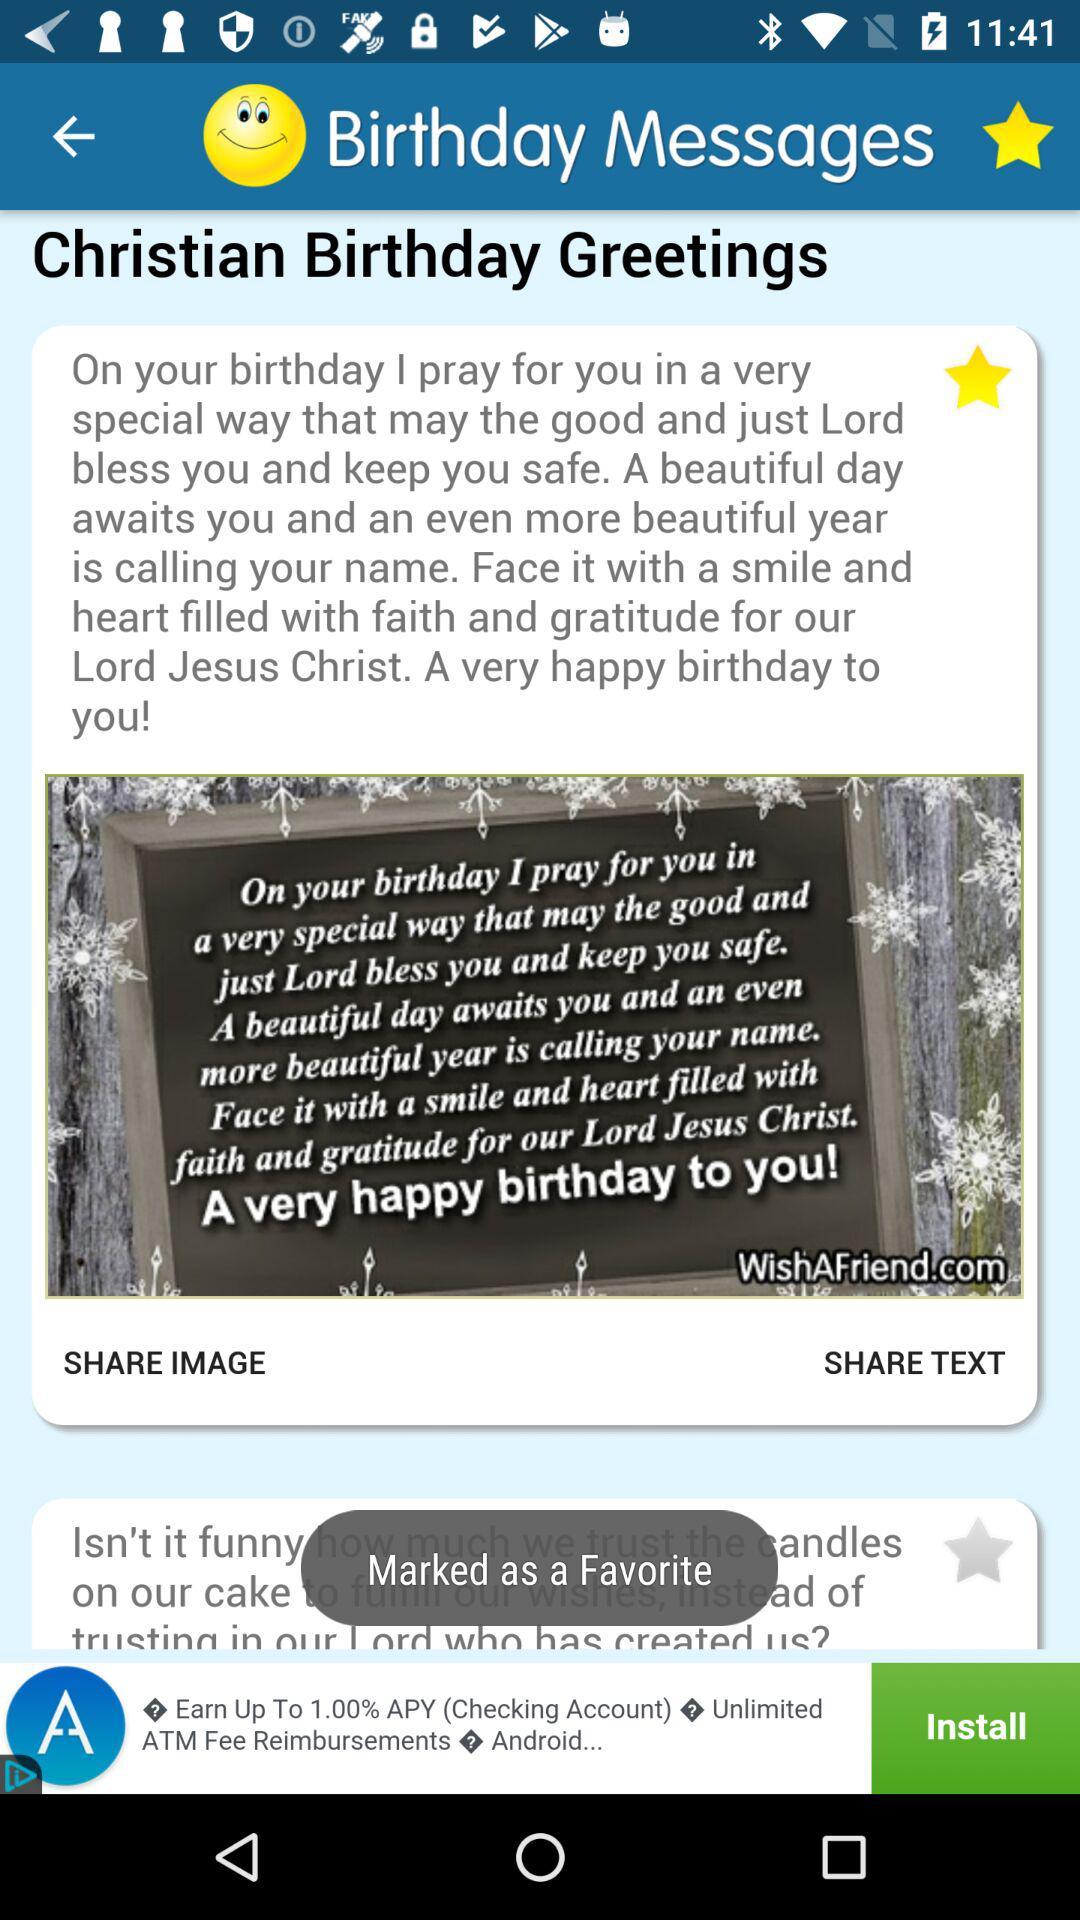 Image resolution: width=1080 pixels, height=1920 pixels. I want to click on share text item, so click(889, 1361).